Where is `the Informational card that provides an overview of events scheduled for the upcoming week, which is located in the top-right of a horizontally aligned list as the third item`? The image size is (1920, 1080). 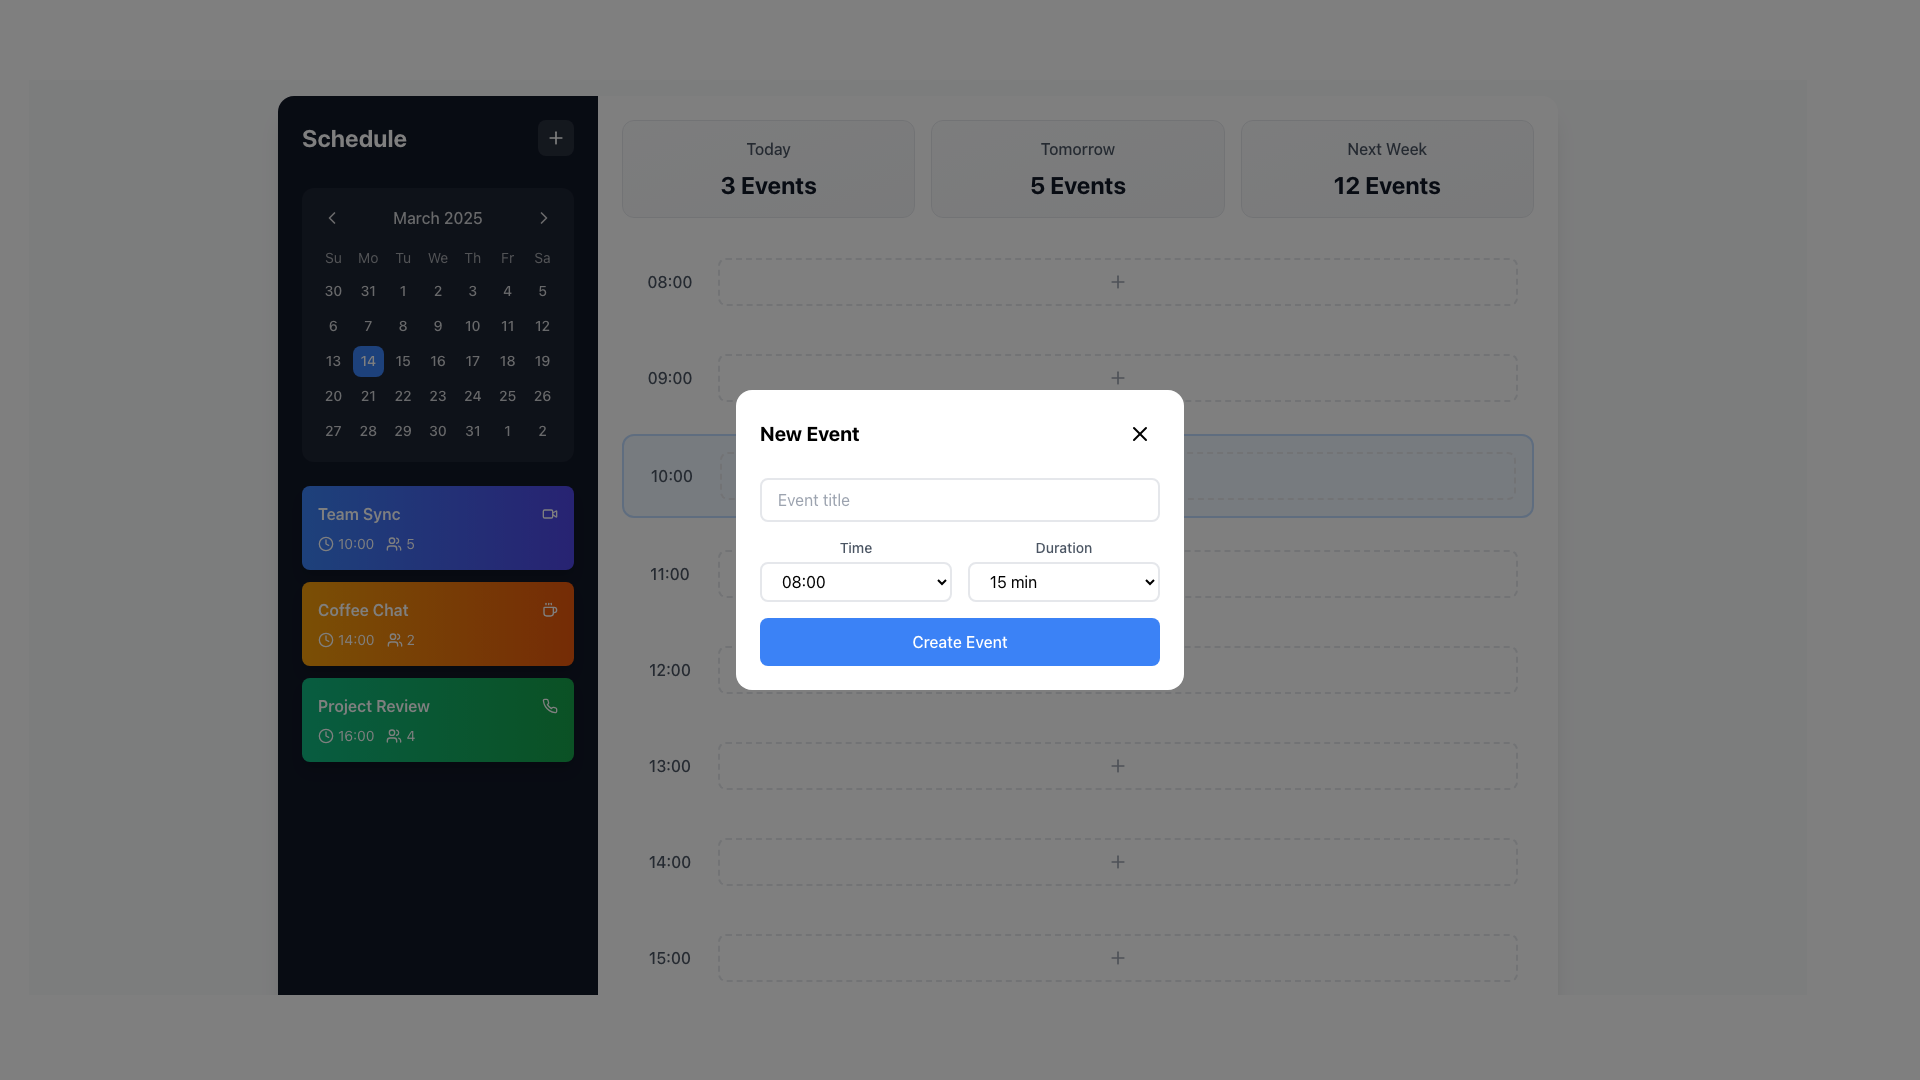 the Informational card that provides an overview of events scheduled for the upcoming week, which is located in the top-right of a horizontally aligned list as the third item is located at coordinates (1386, 168).